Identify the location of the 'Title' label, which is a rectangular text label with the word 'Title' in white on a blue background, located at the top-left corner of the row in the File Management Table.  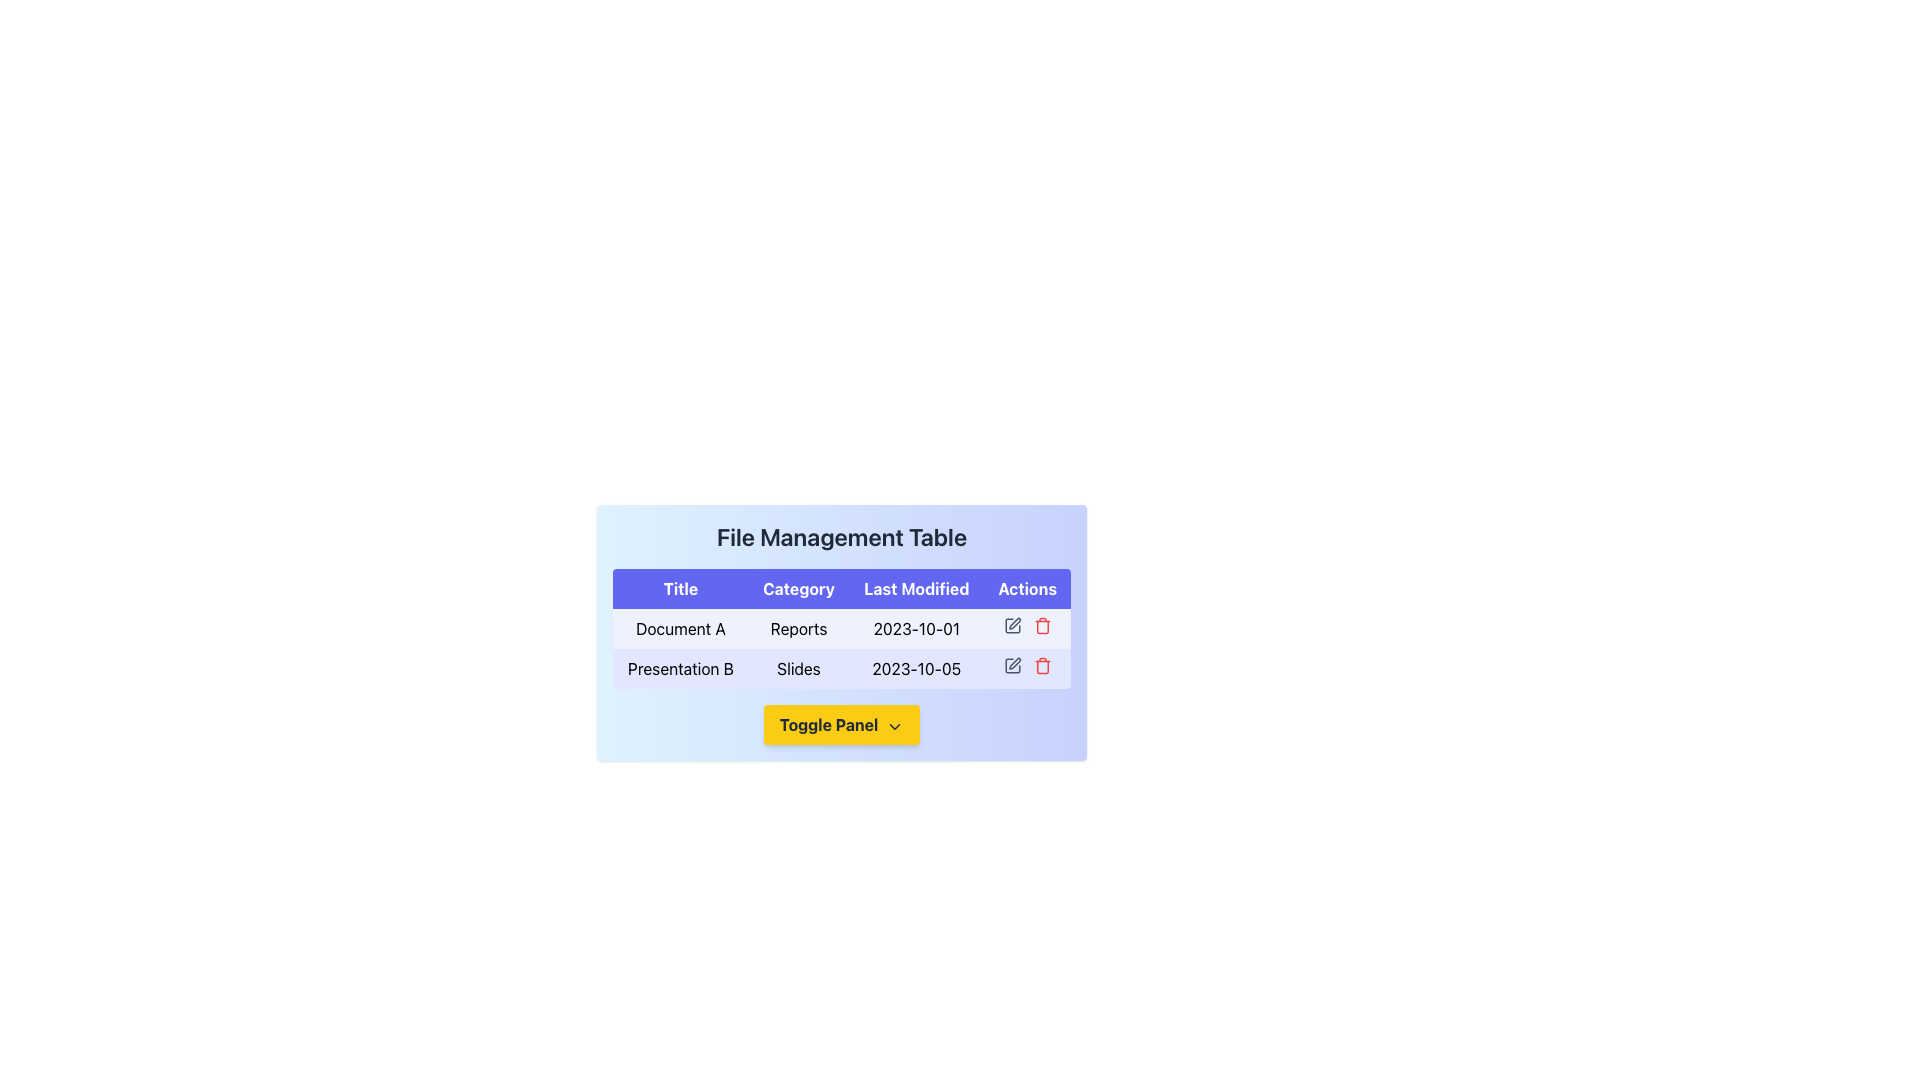
(681, 588).